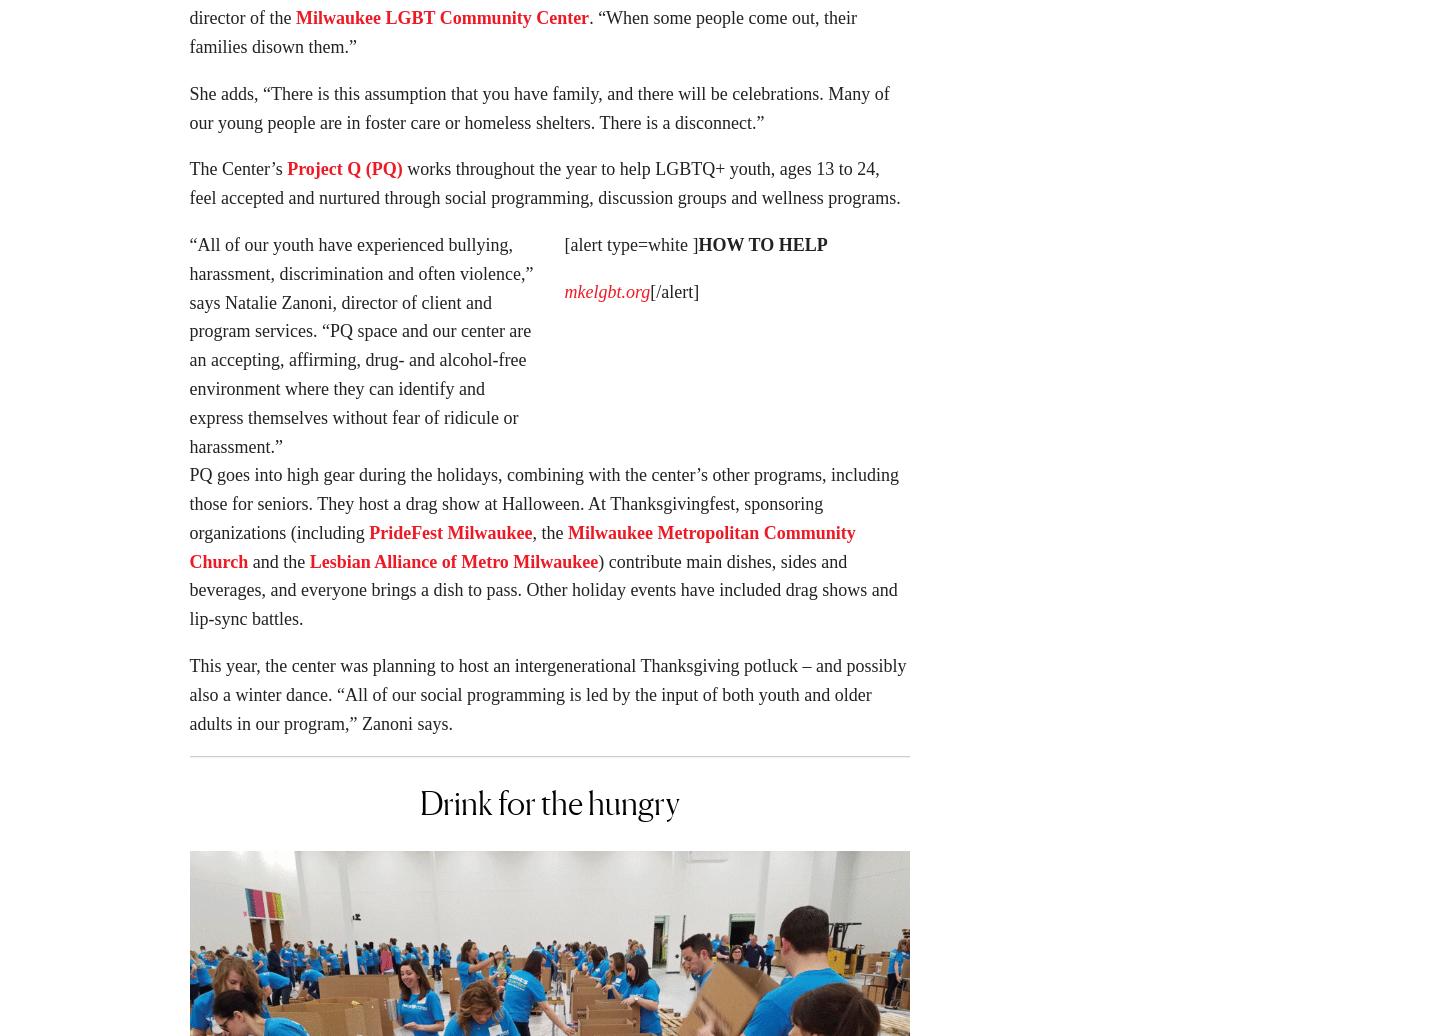 This screenshot has height=1036, width=1450. I want to click on ') contribute main dishes, sides and beverages, and everyone brings a dish to pass. Other holiday events have included drag shows and lip-sync battles.', so click(543, 596).